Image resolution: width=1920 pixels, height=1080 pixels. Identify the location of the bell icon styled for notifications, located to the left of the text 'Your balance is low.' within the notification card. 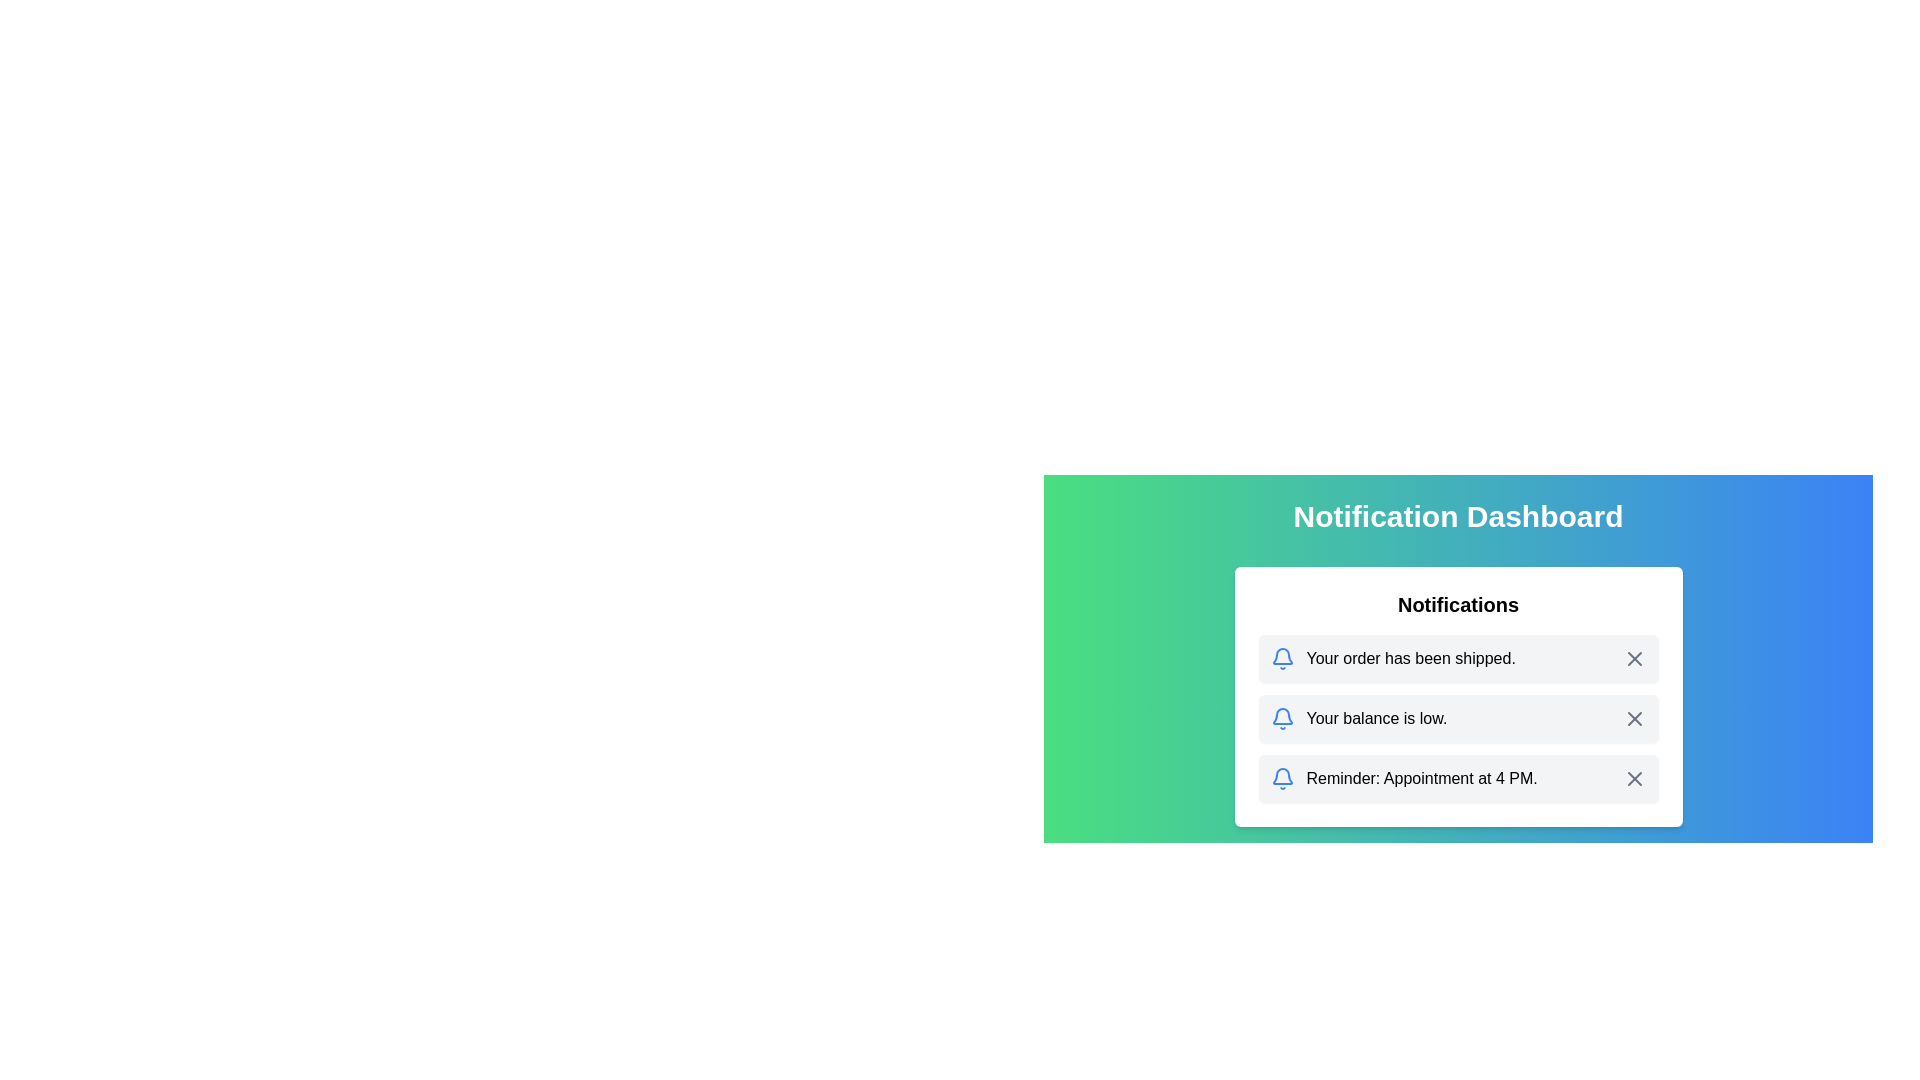
(1282, 717).